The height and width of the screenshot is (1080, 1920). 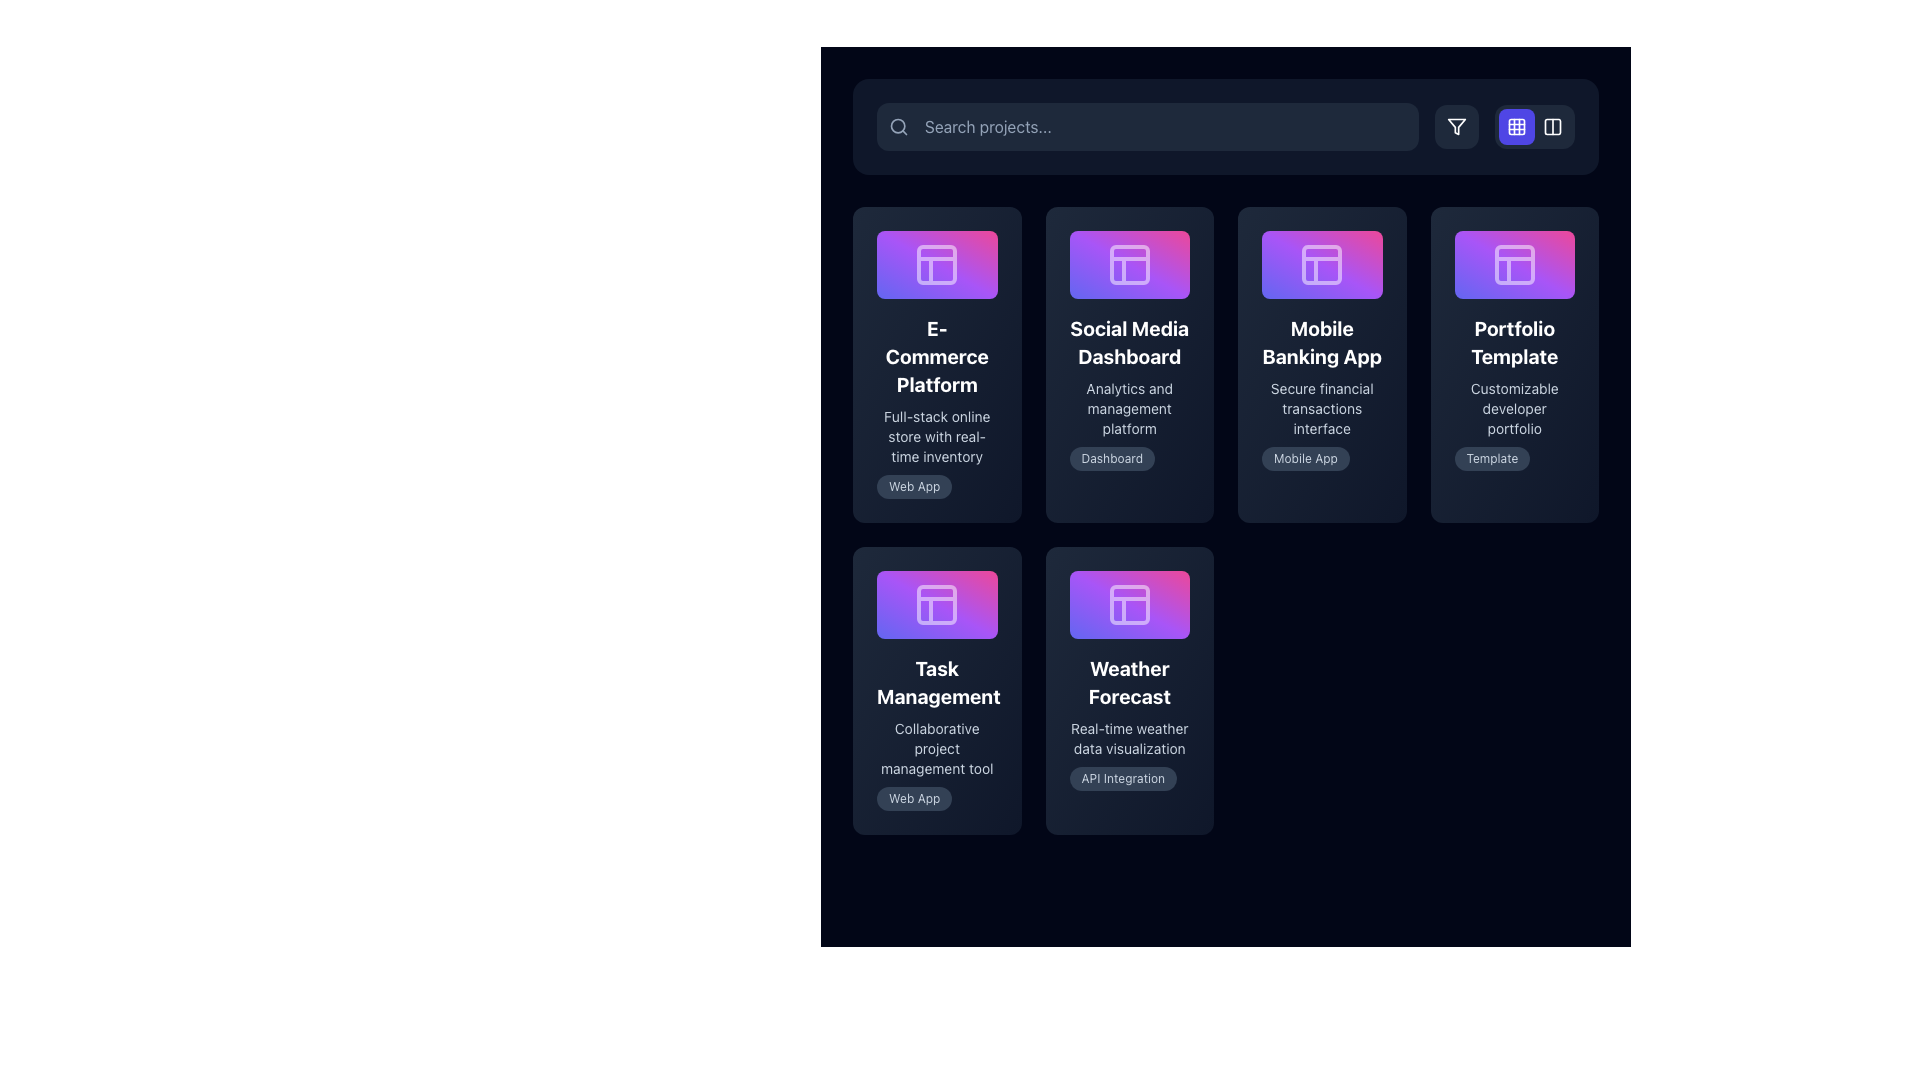 I want to click on the stylized grid icon located at the top-center of the 'Social Media Dashboard' card, so click(x=1129, y=263).